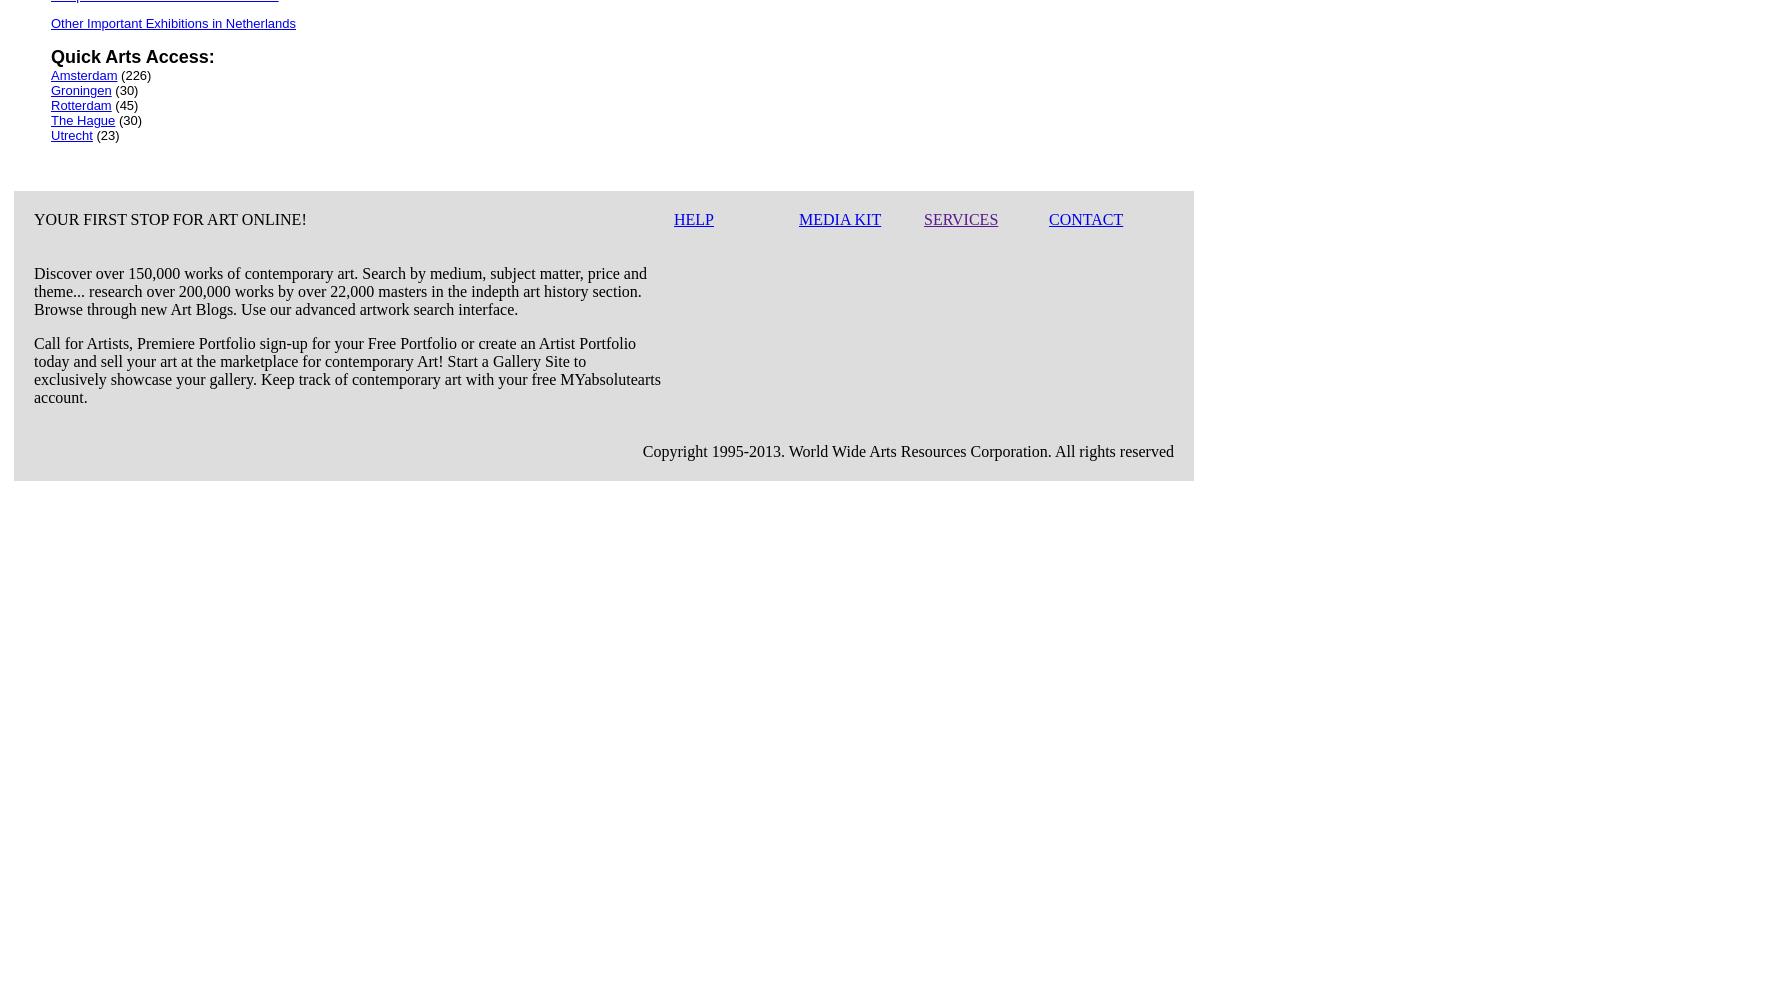 Image resolution: width=1792 pixels, height=1000 pixels. I want to click on 'MEDIA KIT', so click(840, 218).